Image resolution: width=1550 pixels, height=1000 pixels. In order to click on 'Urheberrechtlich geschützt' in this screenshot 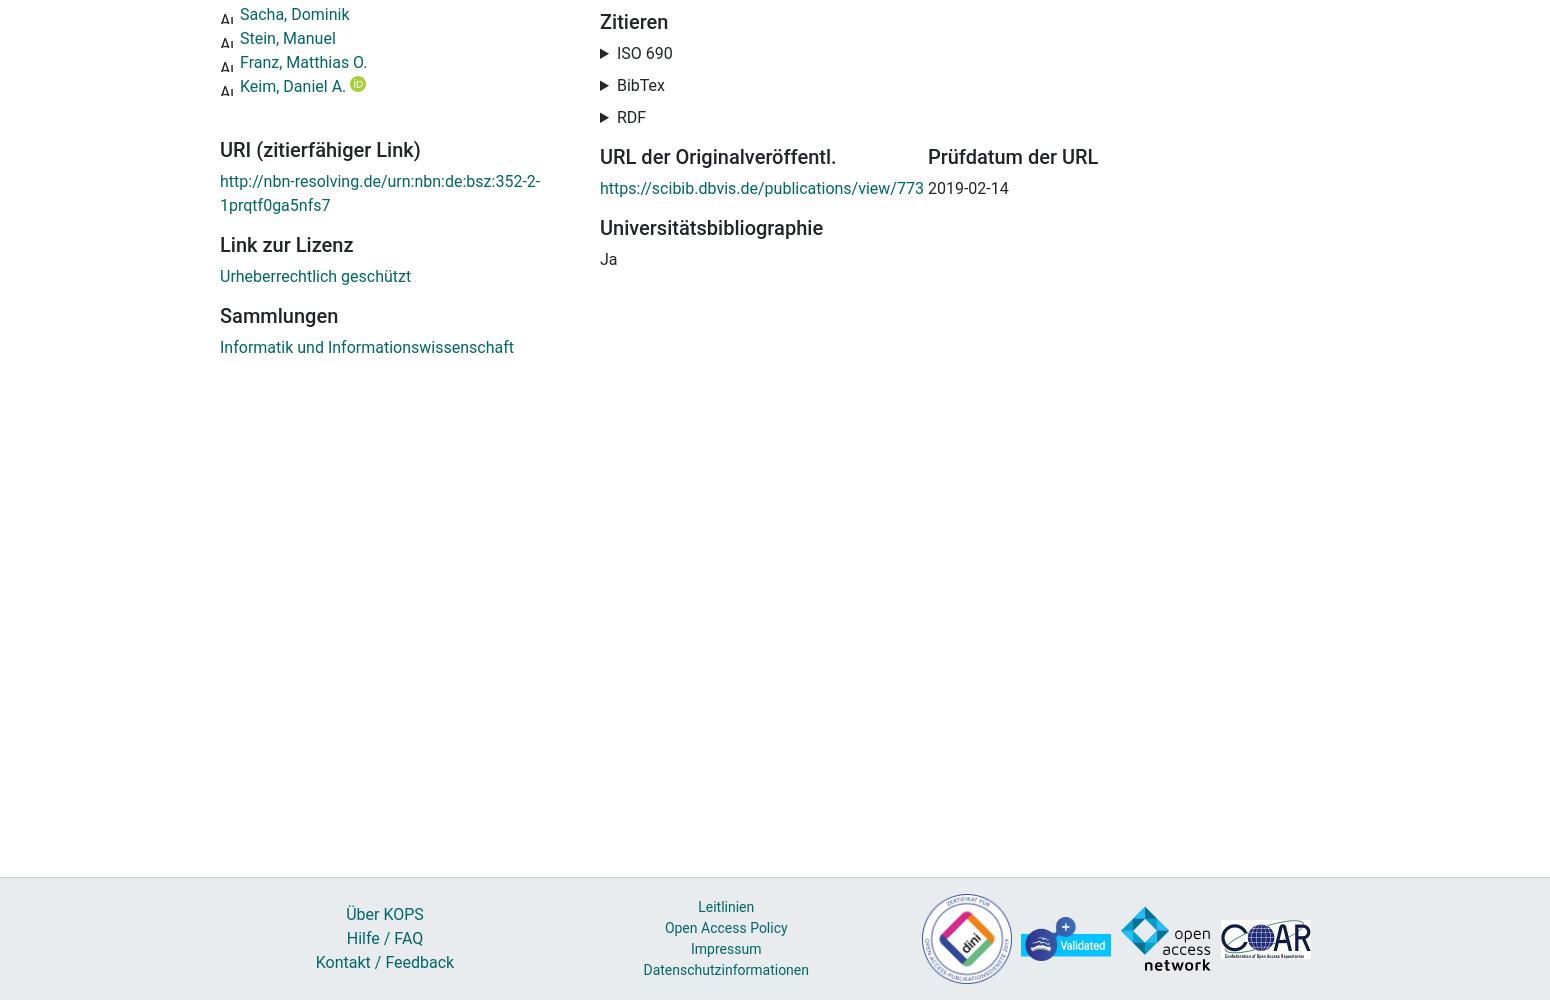, I will do `click(314, 275)`.